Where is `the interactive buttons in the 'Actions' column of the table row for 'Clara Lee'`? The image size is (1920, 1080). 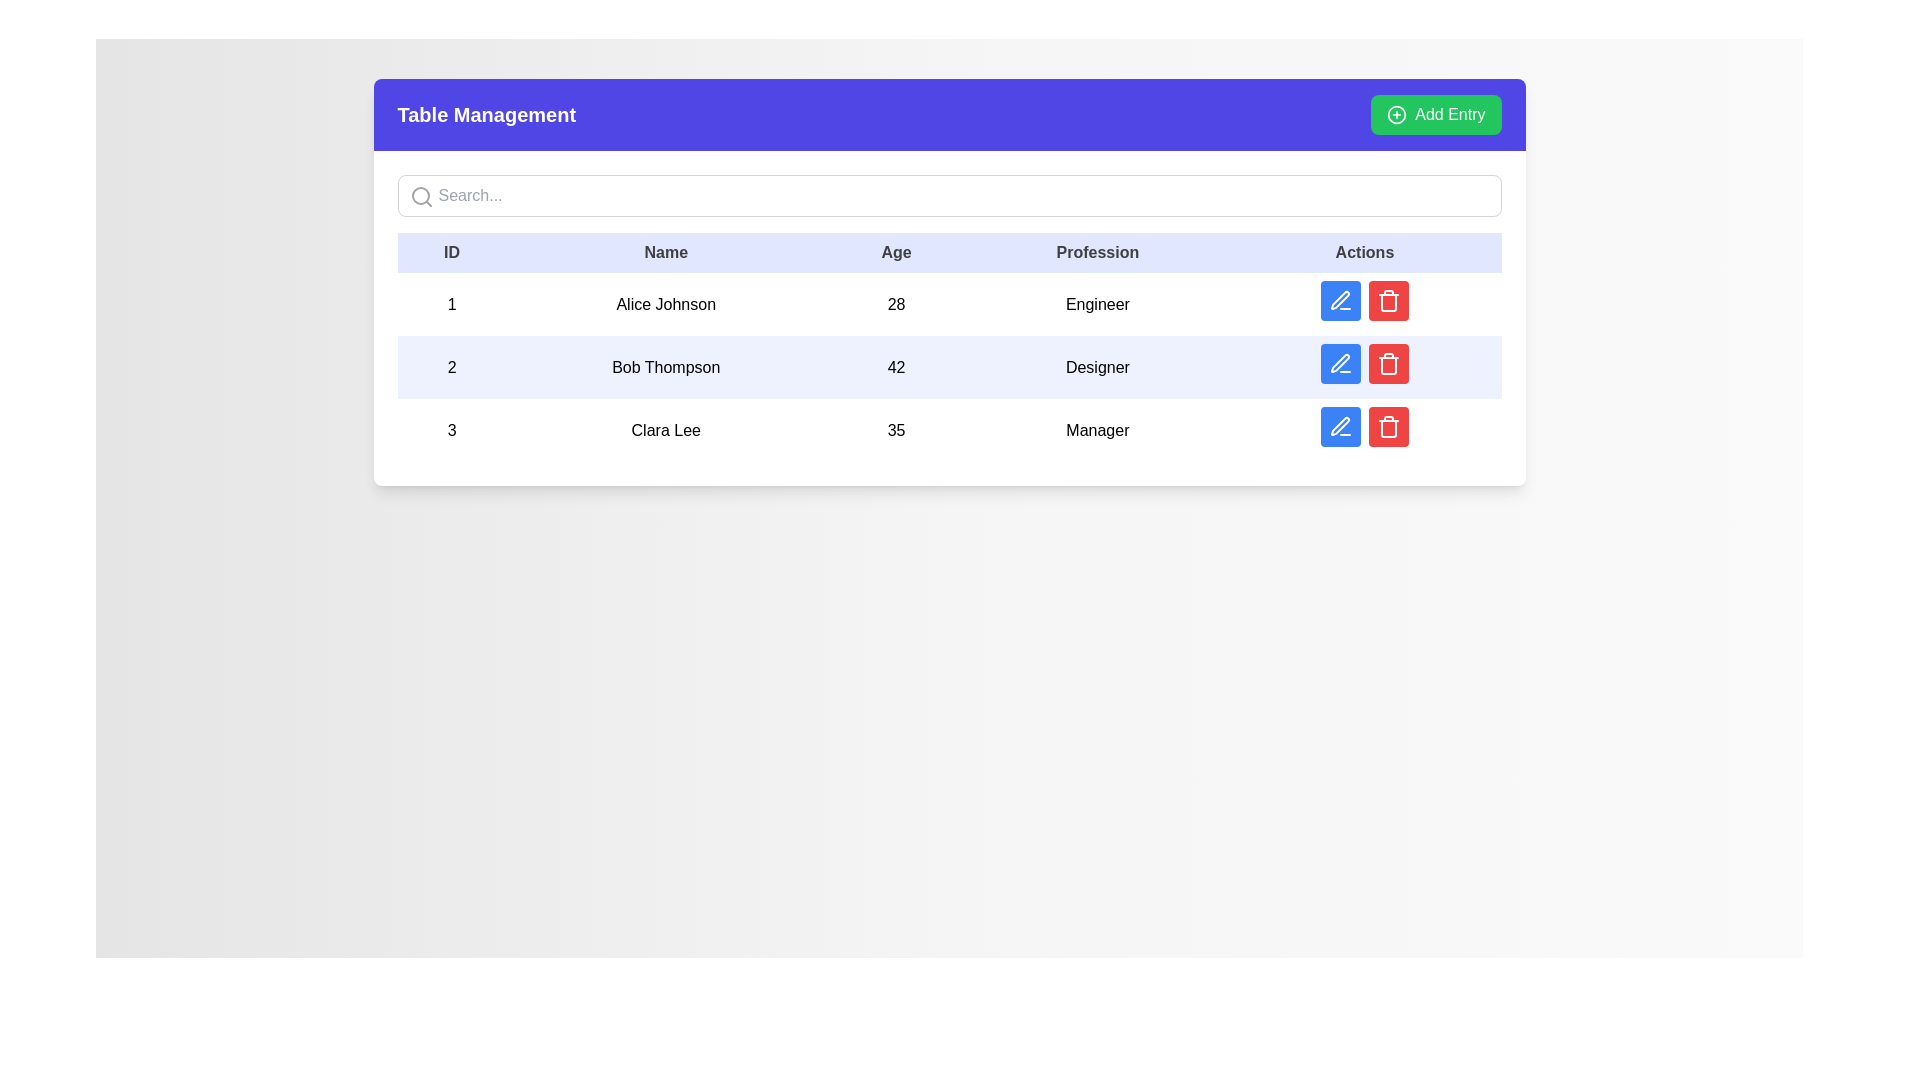 the interactive buttons in the 'Actions' column of the table row for 'Clara Lee' is located at coordinates (1363, 429).